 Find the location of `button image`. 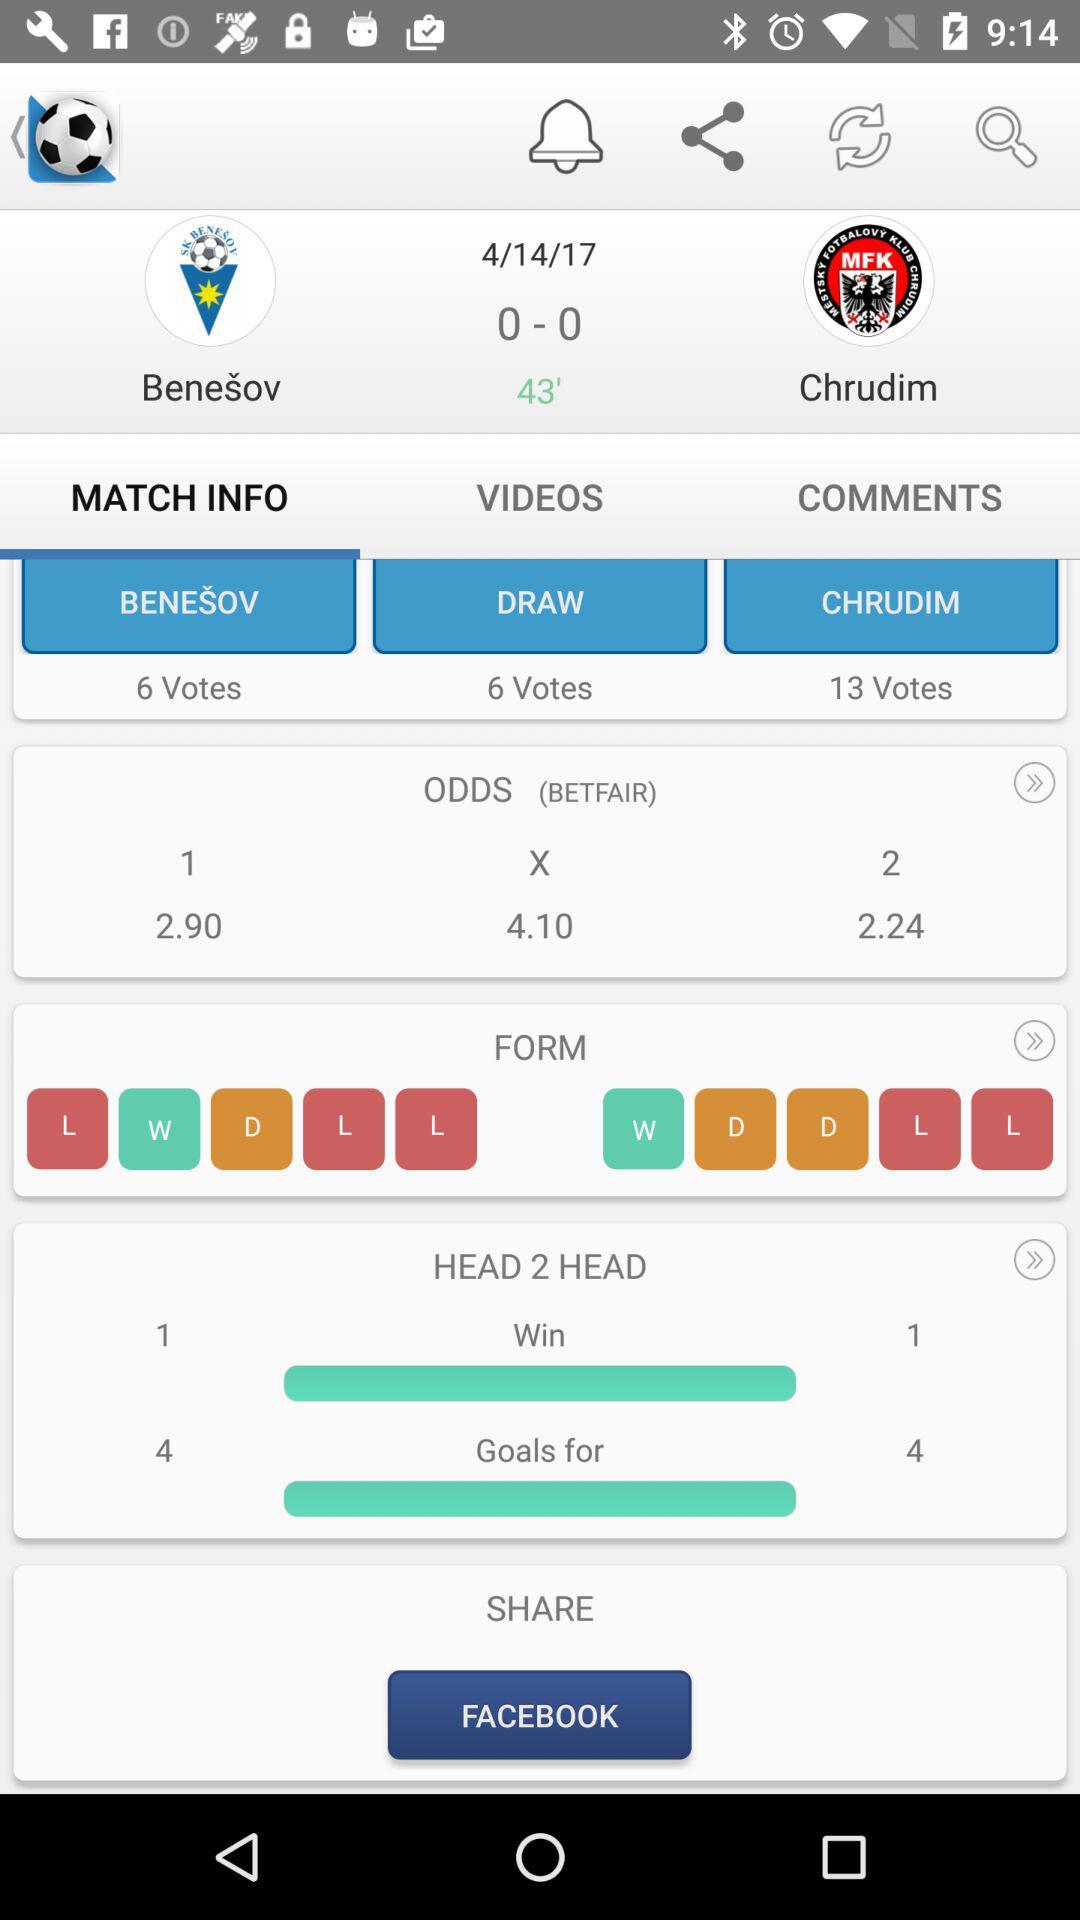

button image is located at coordinates (210, 279).